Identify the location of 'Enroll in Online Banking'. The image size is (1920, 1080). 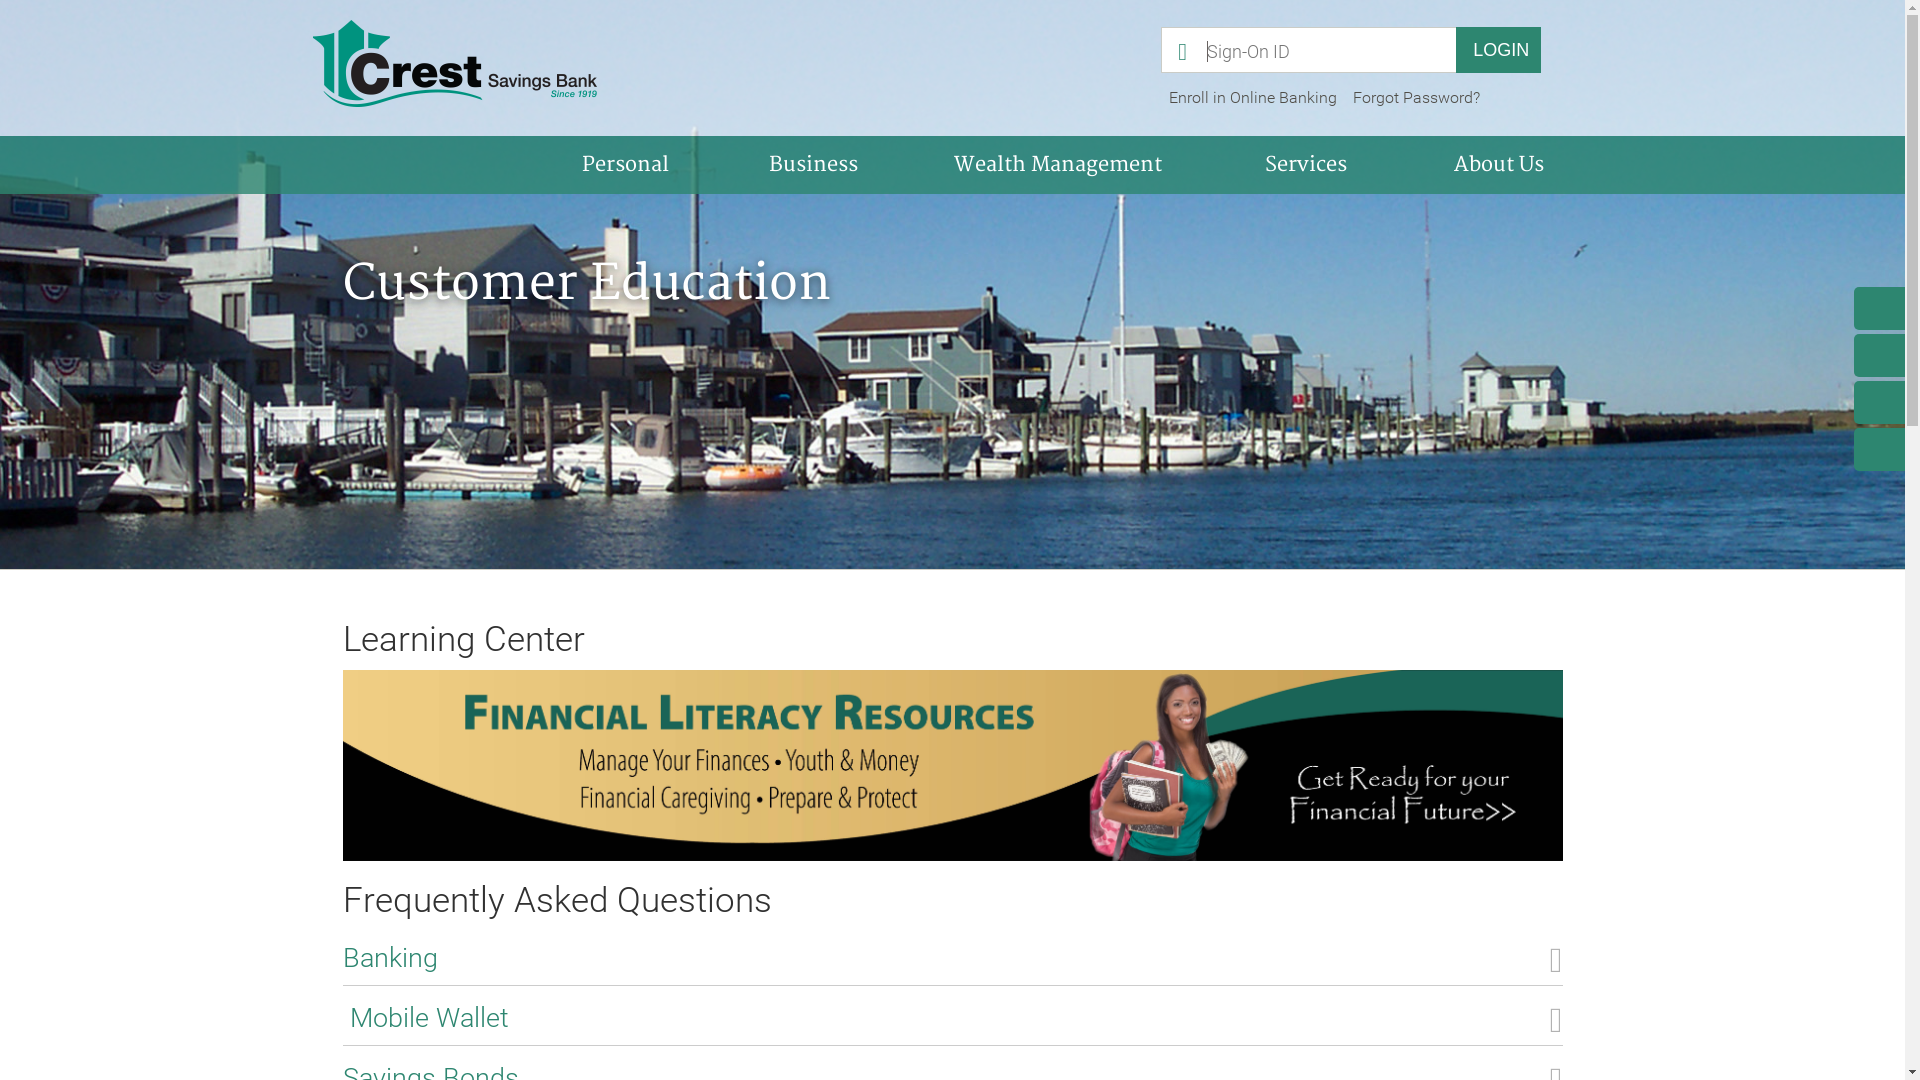
(1161, 97).